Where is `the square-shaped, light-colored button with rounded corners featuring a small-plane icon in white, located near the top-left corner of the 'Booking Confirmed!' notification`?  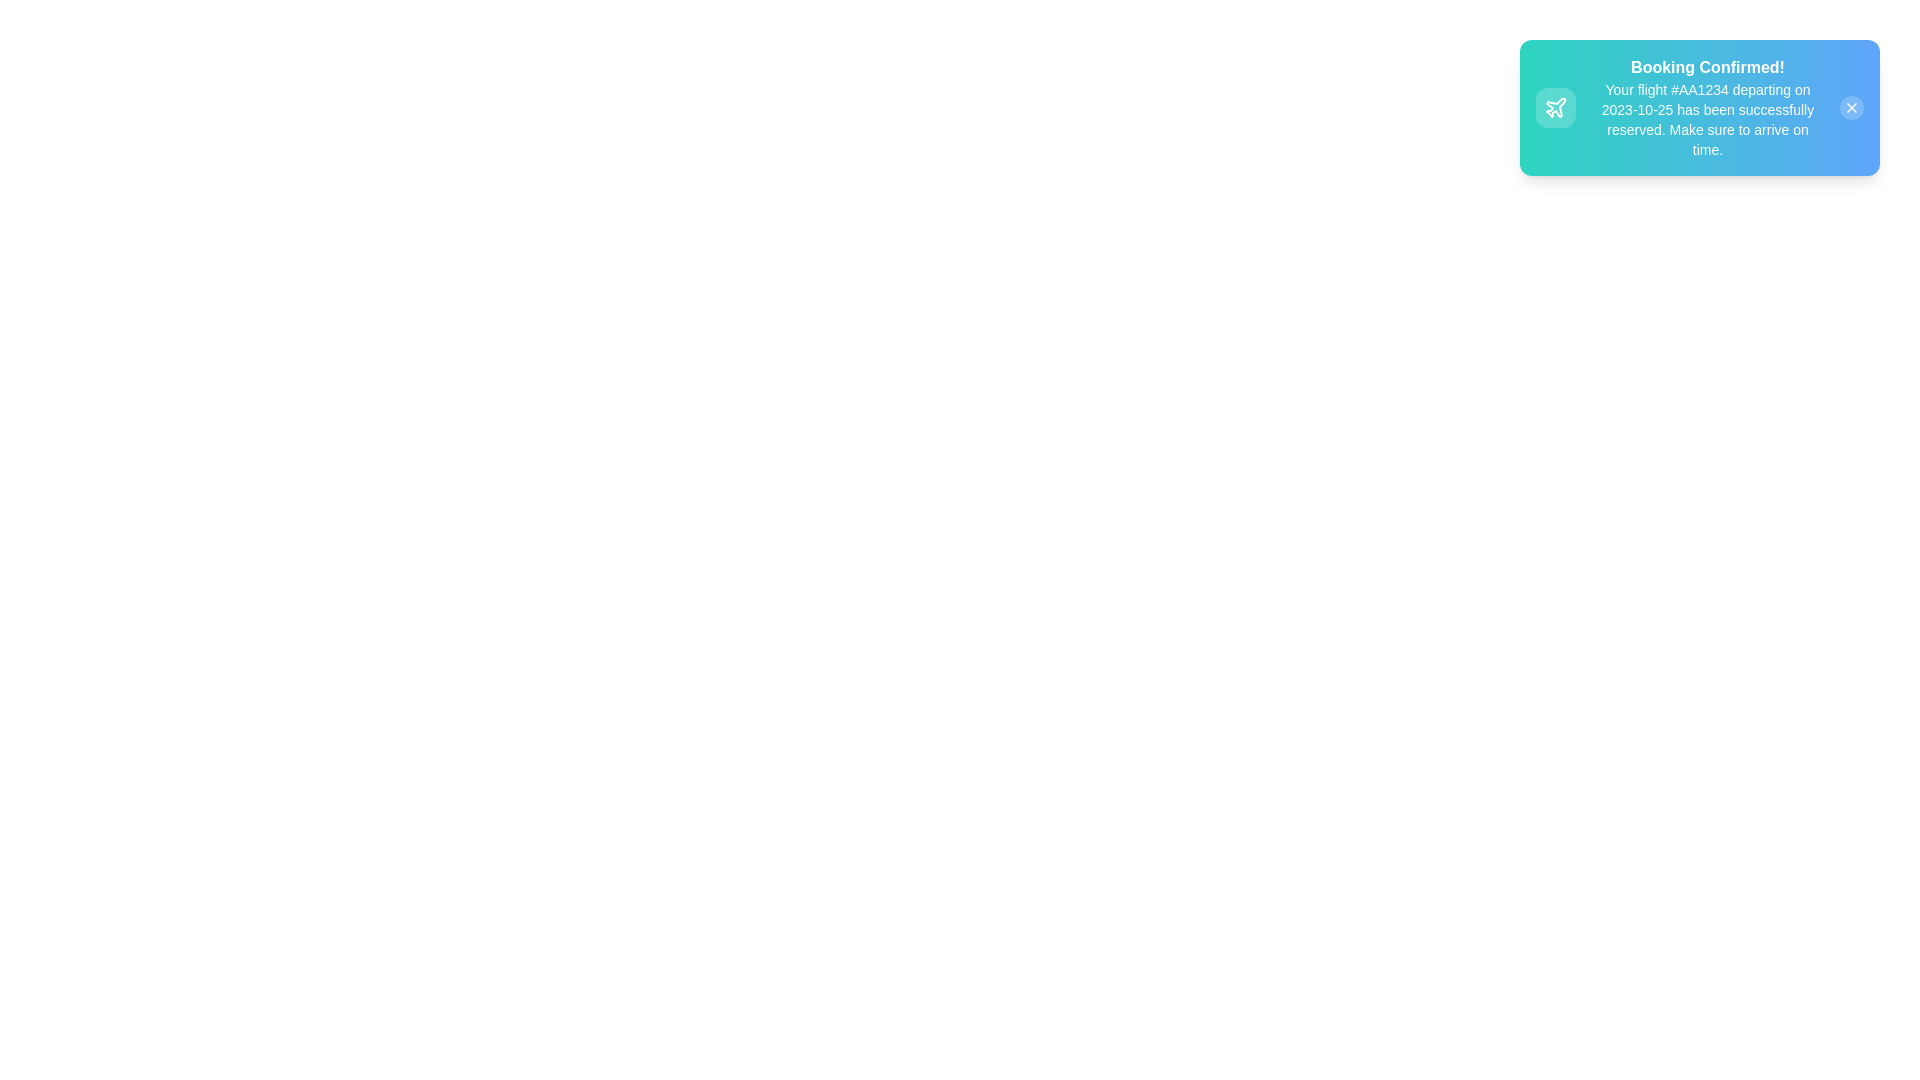
the square-shaped, light-colored button with rounded corners featuring a small-plane icon in white, located near the top-left corner of the 'Booking Confirmed!' notification is located at coordinates (1554, 108).